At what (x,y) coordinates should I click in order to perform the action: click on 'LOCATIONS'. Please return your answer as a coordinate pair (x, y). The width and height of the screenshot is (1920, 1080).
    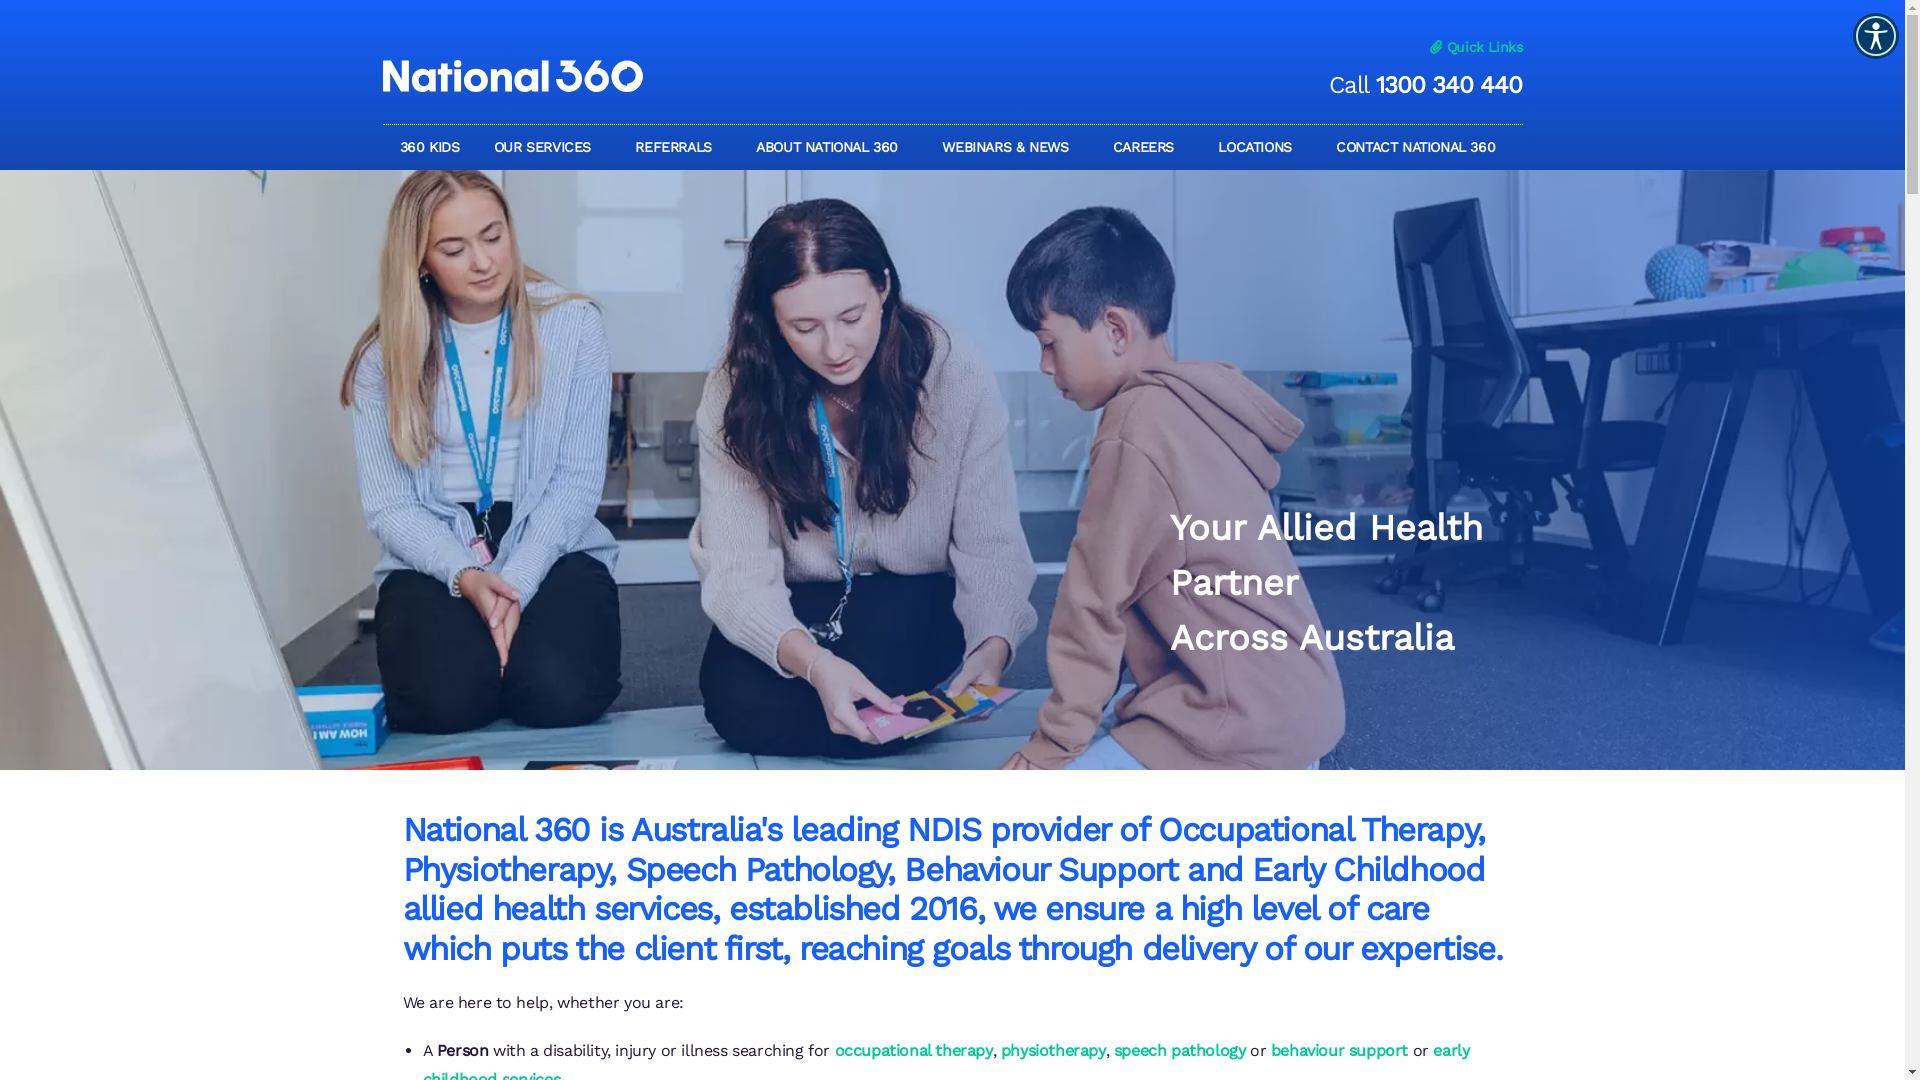
    Looking at the image, I should click on (1258, 145).